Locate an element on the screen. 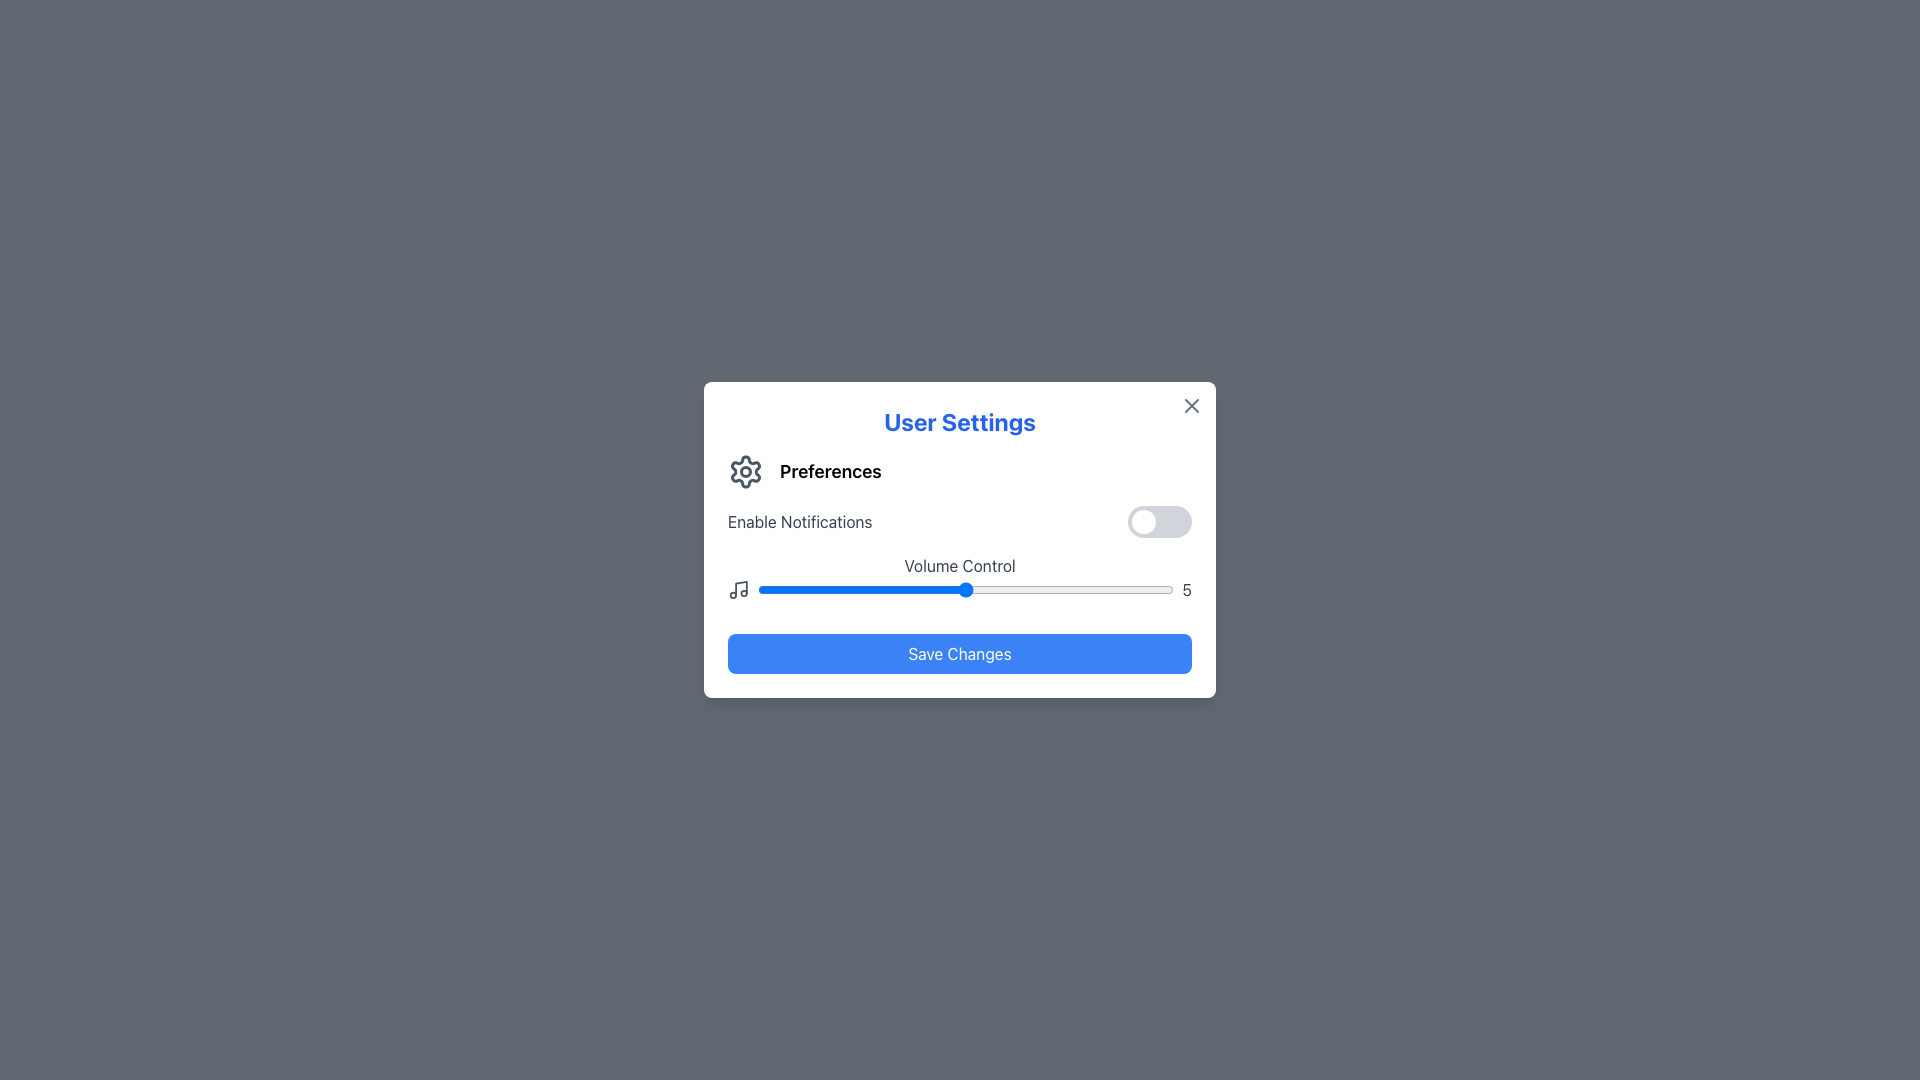 Image resolution: width=1920 pixels, height=1080 pixels. the volume is located at coordinates (1007, 589).